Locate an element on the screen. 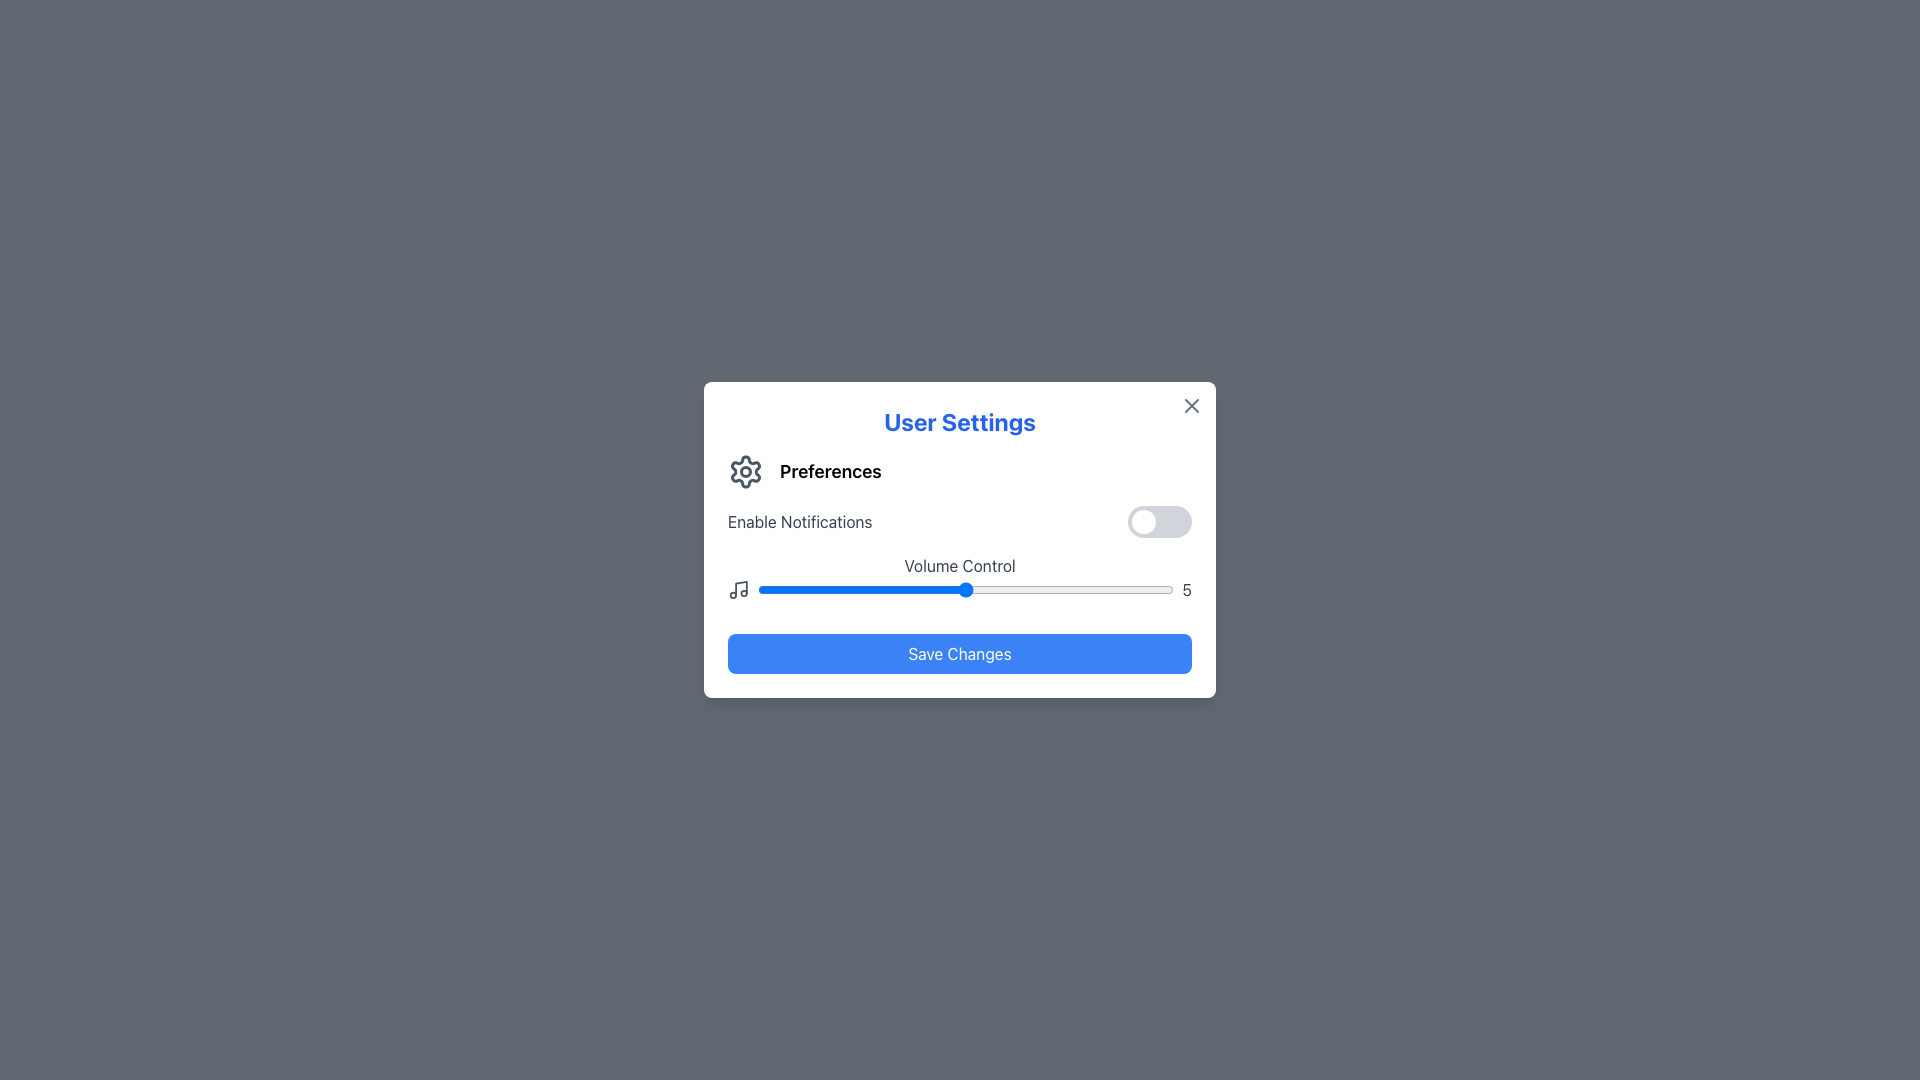 Image resolution: width=1920 pixels, height=1080 pixels. the volume is located at coordinates (1007, 589).